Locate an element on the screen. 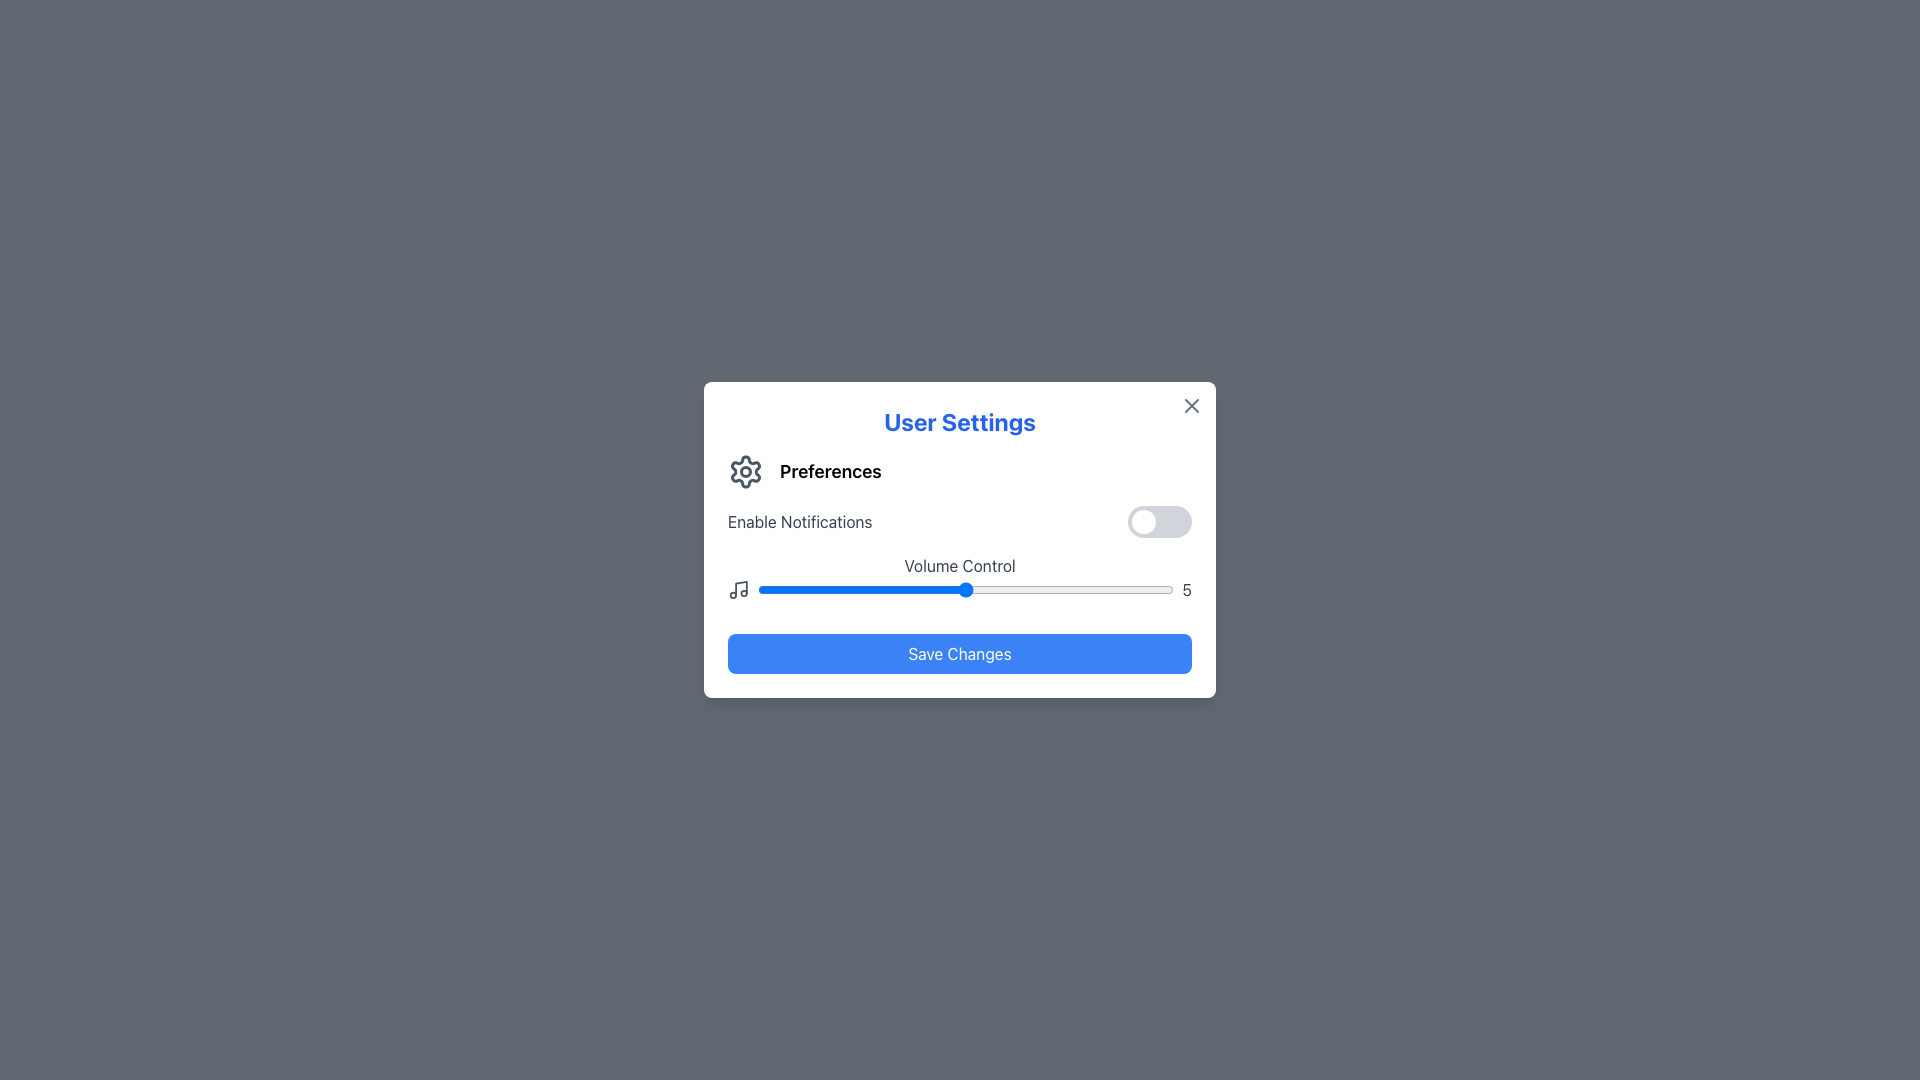 Image resolution: width=1920 pixels, height=1080 pixels. the volume is located at coordinates (1007, 589).